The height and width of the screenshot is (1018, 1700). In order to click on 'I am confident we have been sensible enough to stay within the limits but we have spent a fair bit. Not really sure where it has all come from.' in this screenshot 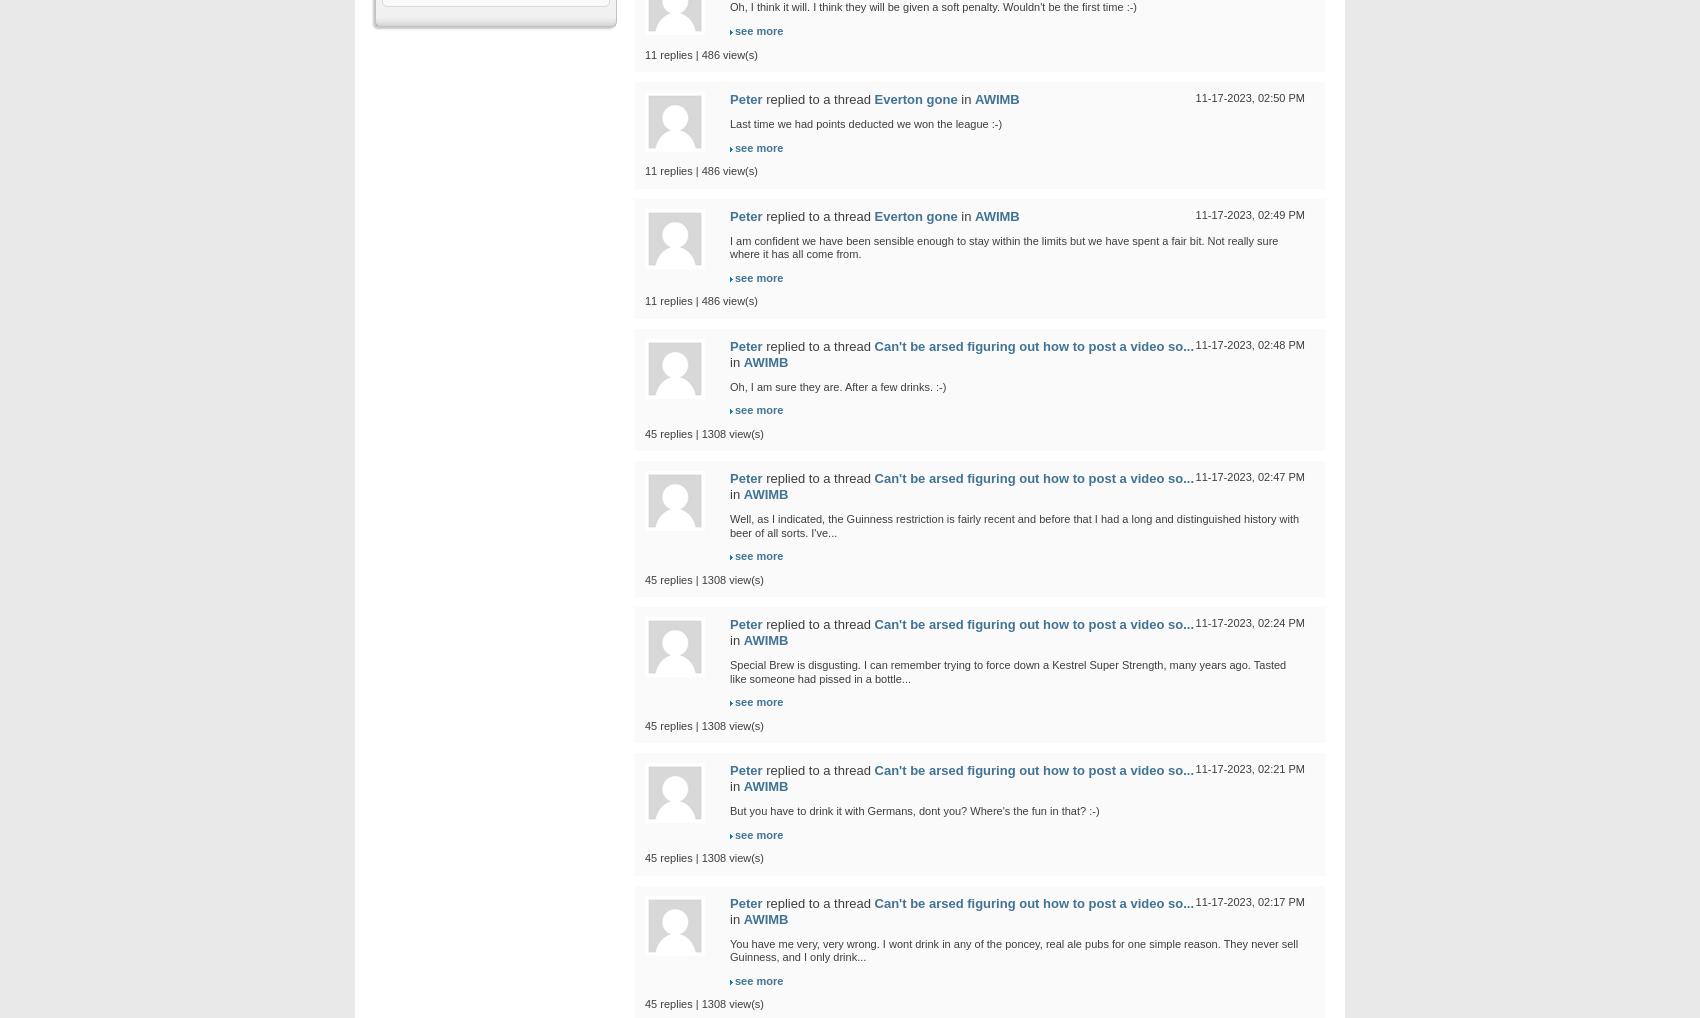, I will do `click(1003, 245)`.